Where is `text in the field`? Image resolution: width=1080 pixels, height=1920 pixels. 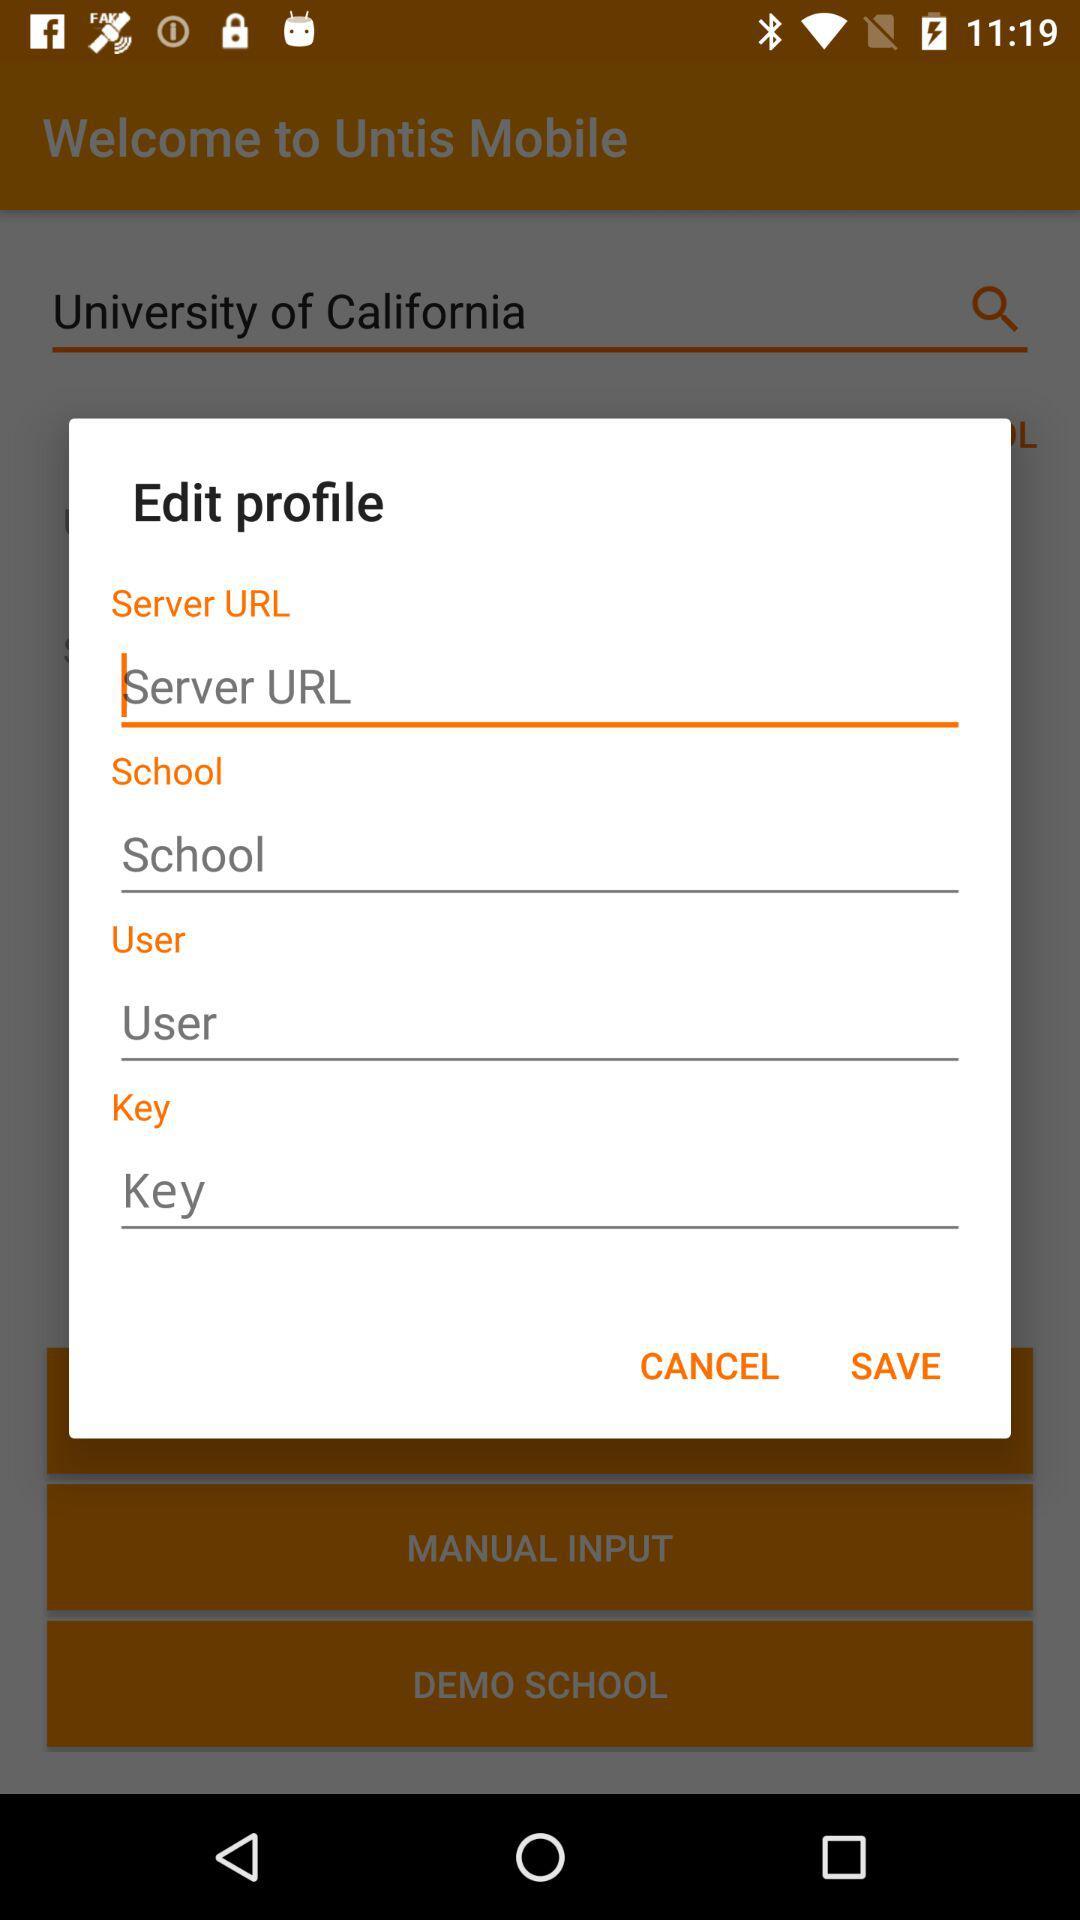
text in the field is located at coordinates (540, 1022).